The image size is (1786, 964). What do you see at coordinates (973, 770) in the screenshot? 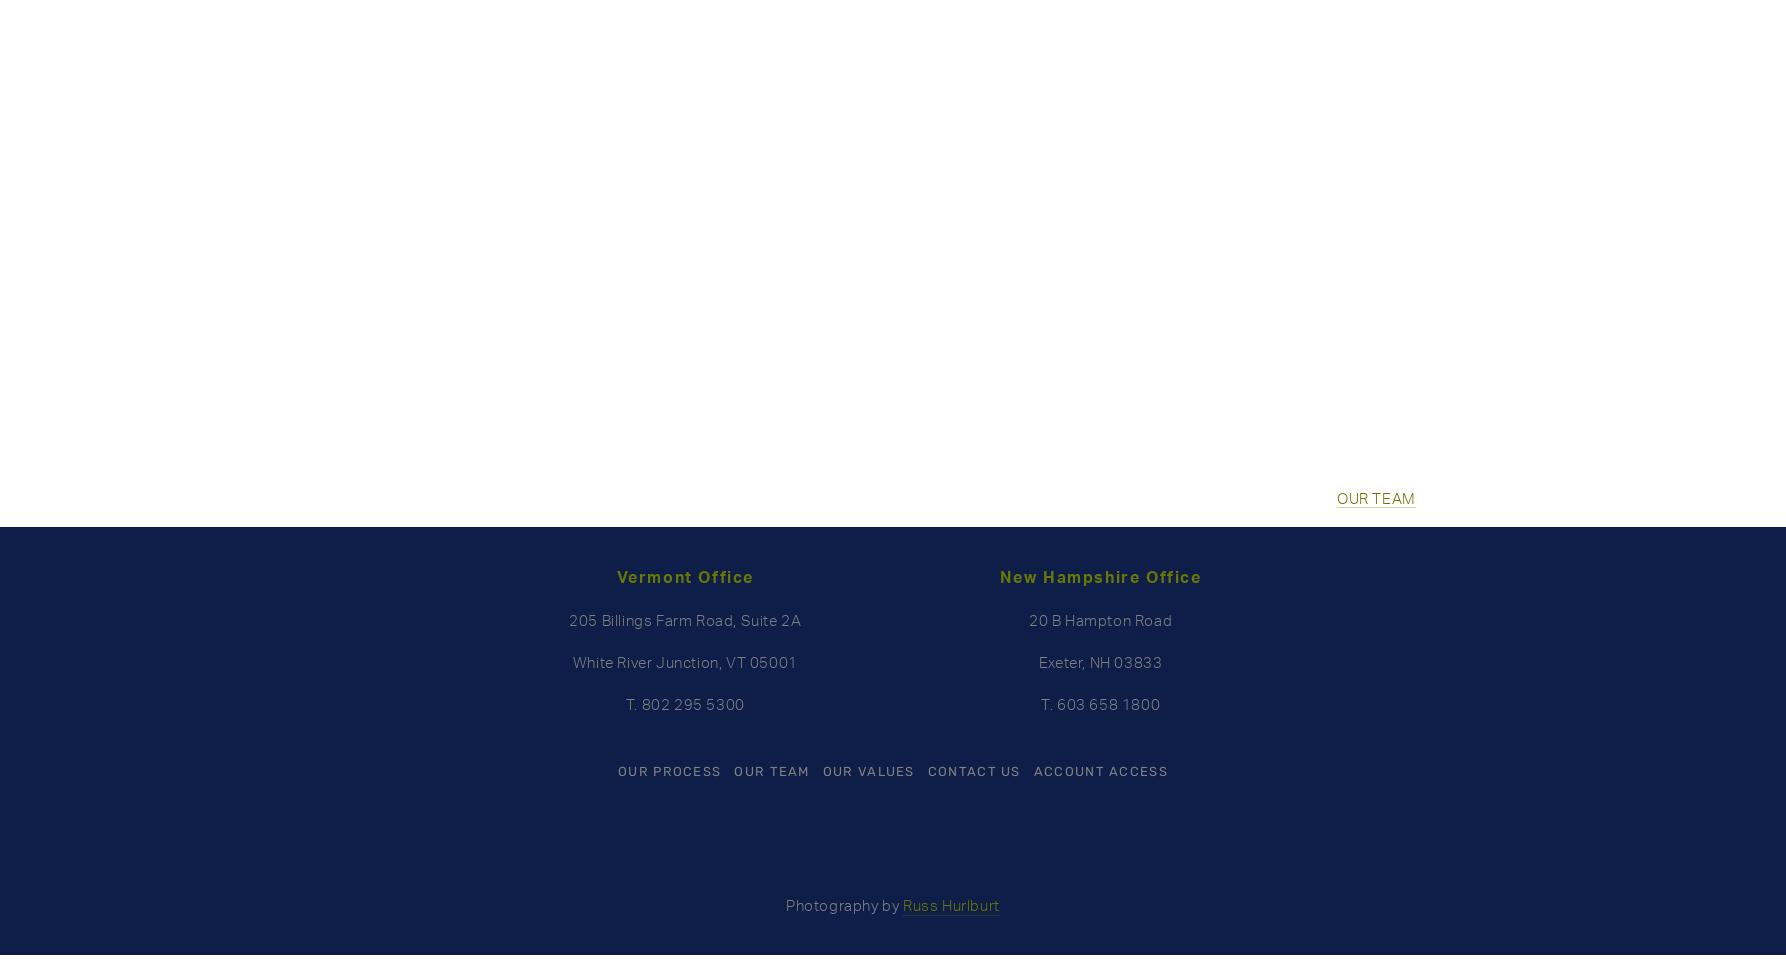
I see `'CONTACT US'` at bounding box center [973, 770].